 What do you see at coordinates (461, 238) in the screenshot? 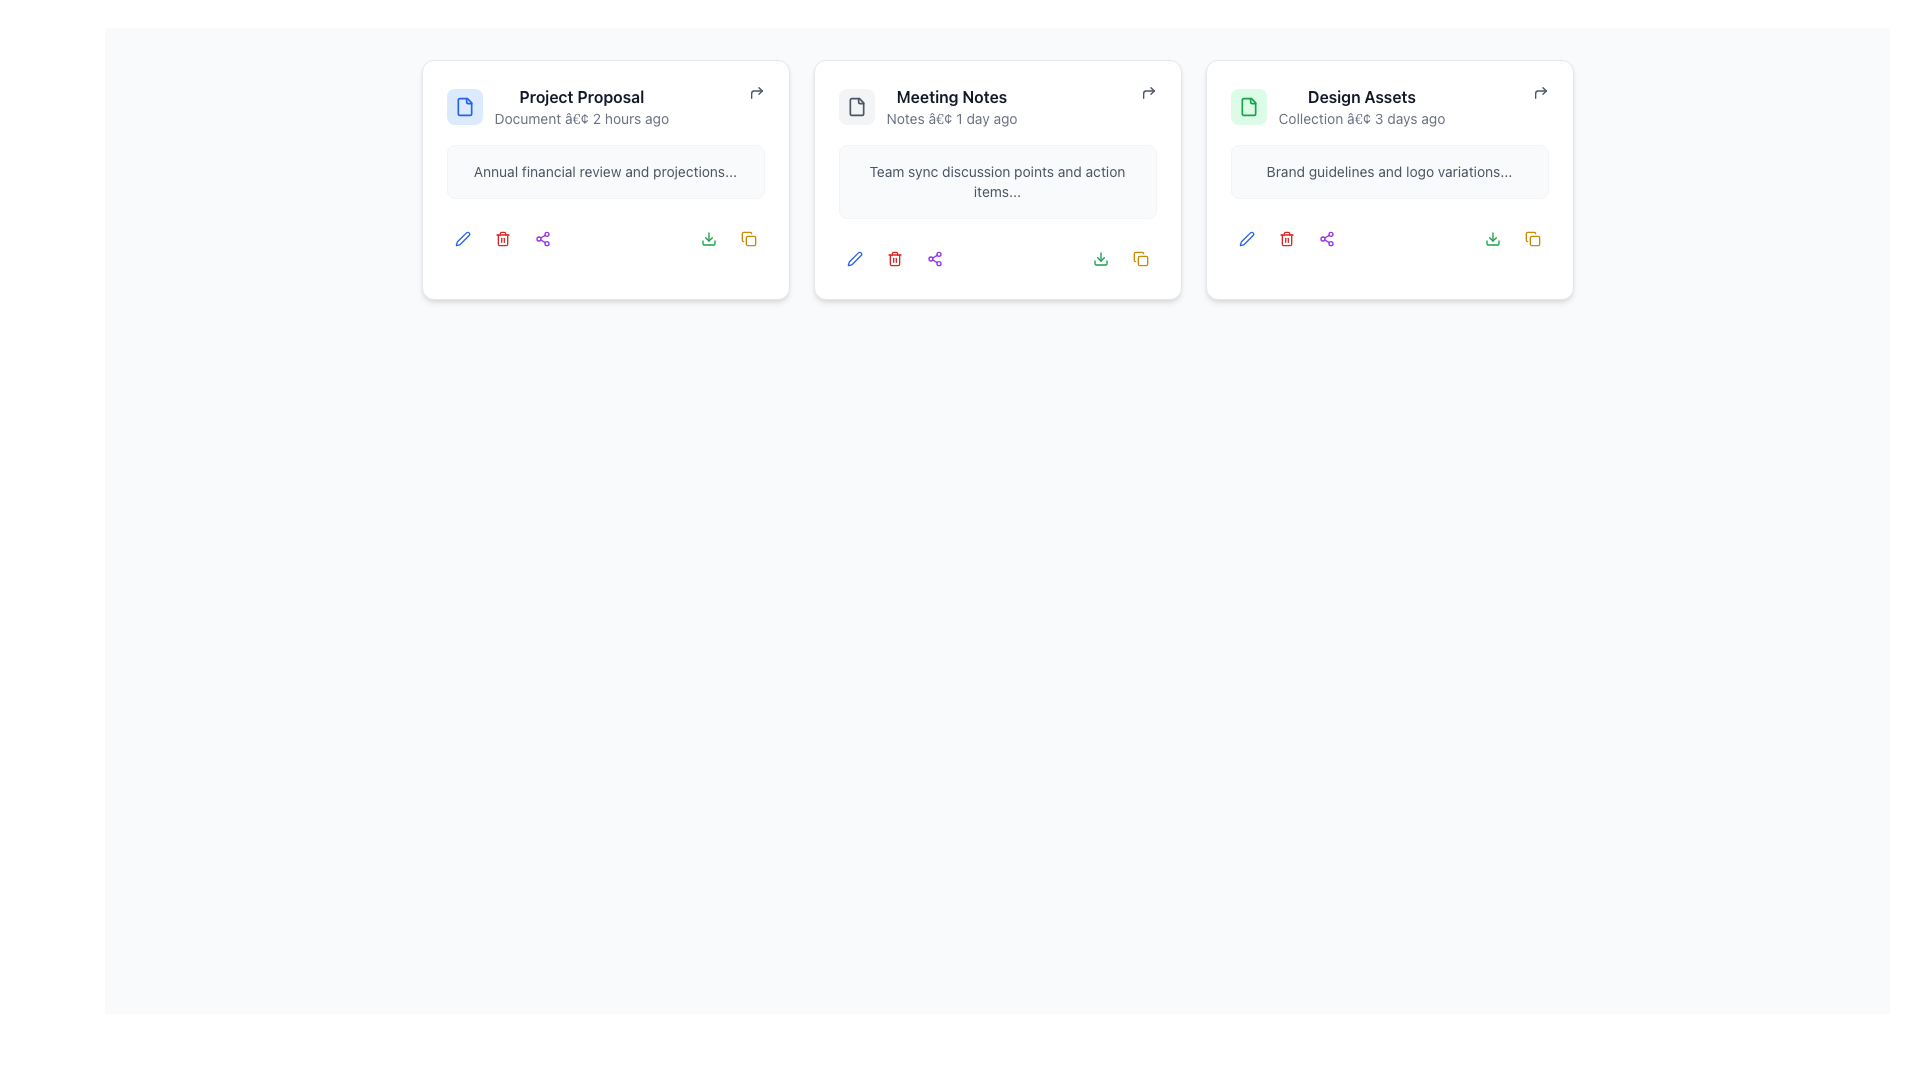
I see `the 'Edit' icon located in the top right corner of the 'Project Proposal' card to initiate the edit action` at bounding box center [461, 238].